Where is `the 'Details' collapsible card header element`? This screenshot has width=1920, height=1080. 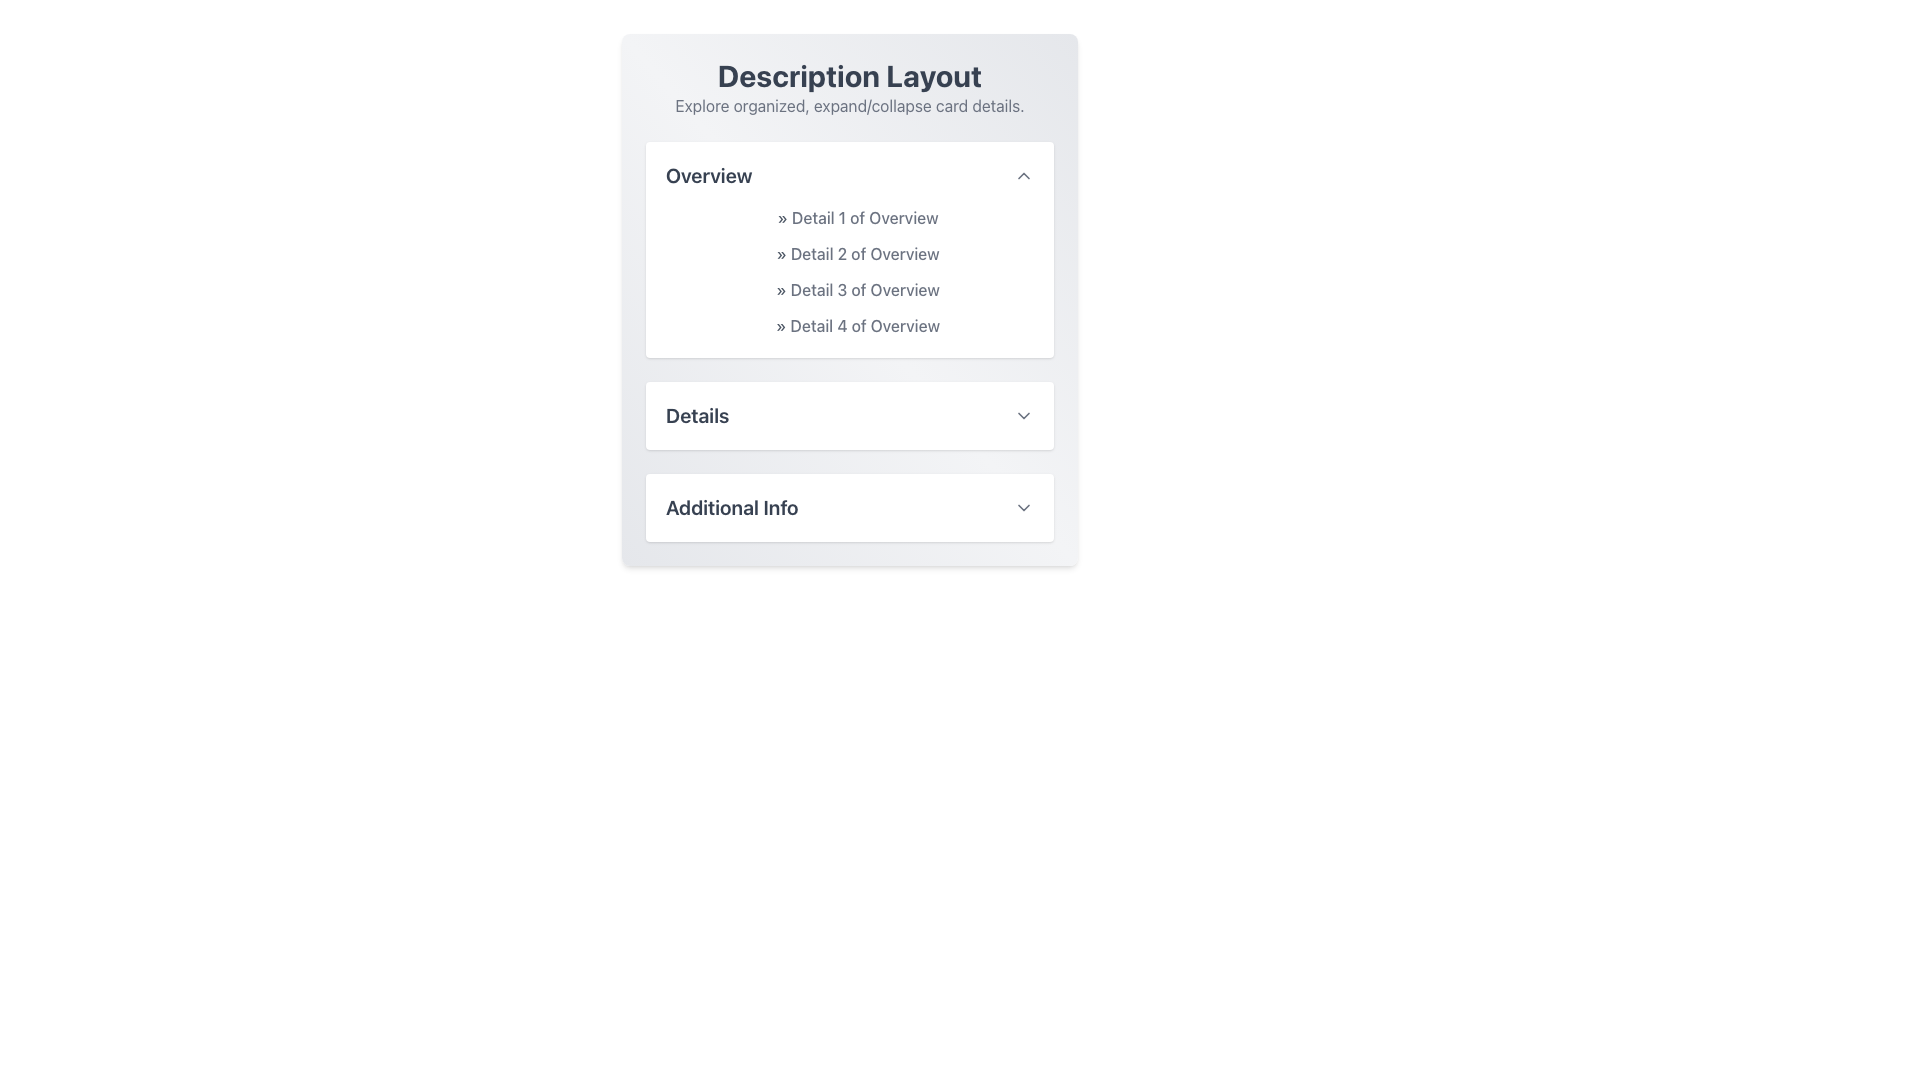 the 'Details' collapsible card header element is located at coordinates (849, 415).